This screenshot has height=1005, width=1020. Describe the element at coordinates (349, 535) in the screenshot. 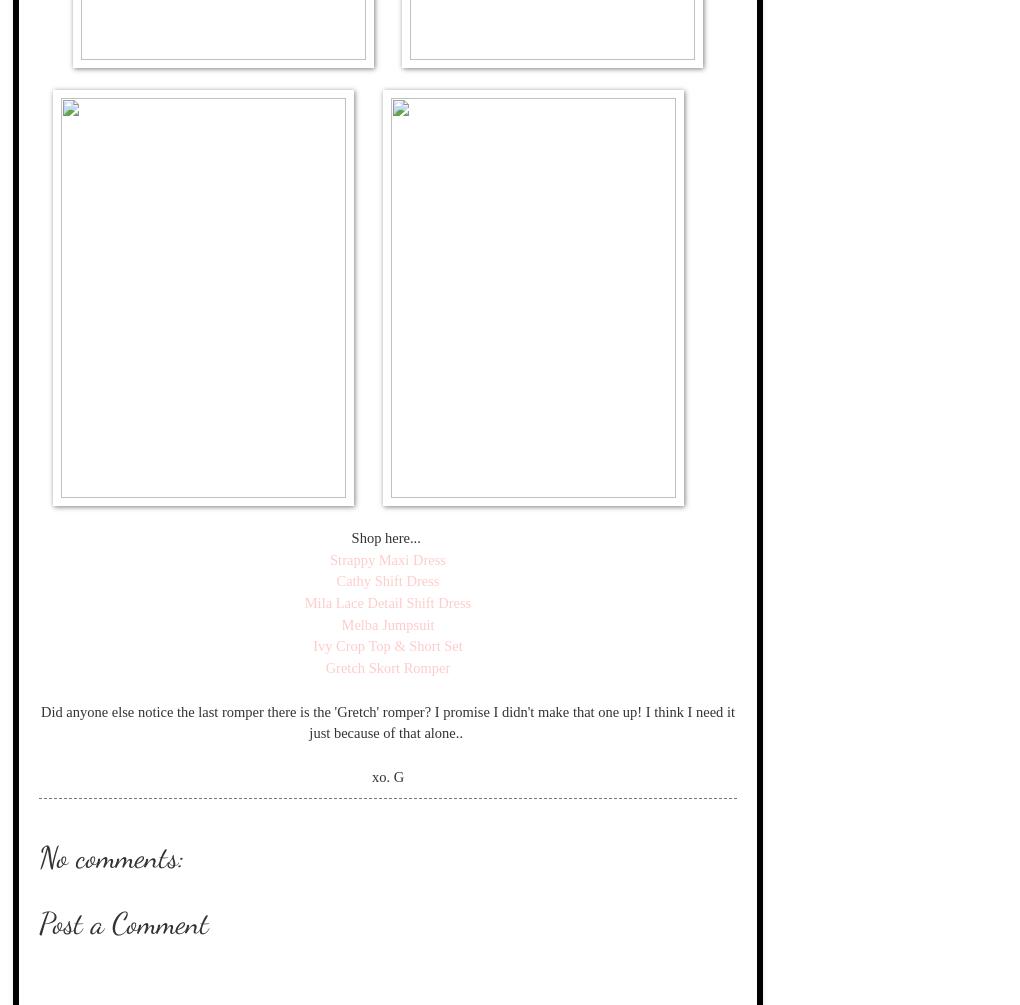

I see `'Shop here...'` at that location.